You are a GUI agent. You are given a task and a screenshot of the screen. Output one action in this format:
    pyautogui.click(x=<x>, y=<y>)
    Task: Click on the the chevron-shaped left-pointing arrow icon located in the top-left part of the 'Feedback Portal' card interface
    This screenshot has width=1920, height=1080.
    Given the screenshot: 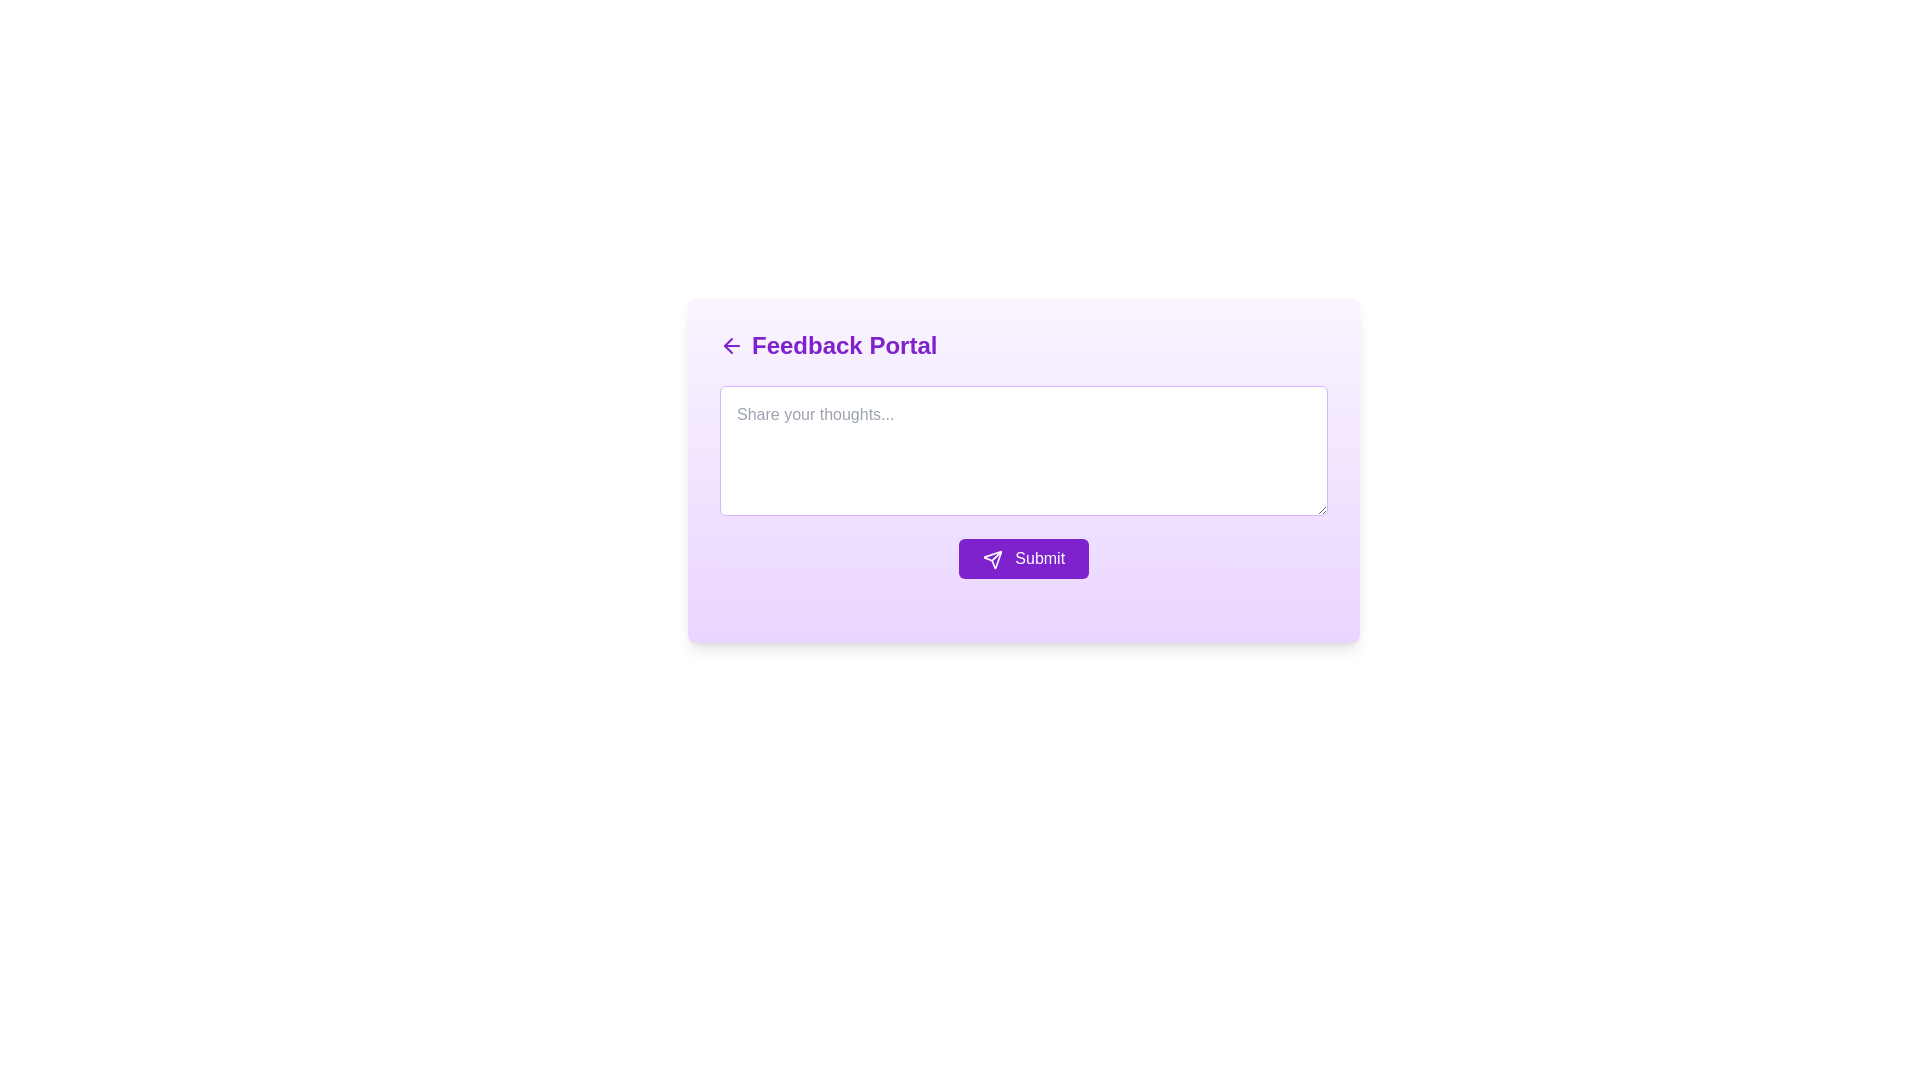 What is the action you would take?
    pyautogui.click(x=727, y=345)
    